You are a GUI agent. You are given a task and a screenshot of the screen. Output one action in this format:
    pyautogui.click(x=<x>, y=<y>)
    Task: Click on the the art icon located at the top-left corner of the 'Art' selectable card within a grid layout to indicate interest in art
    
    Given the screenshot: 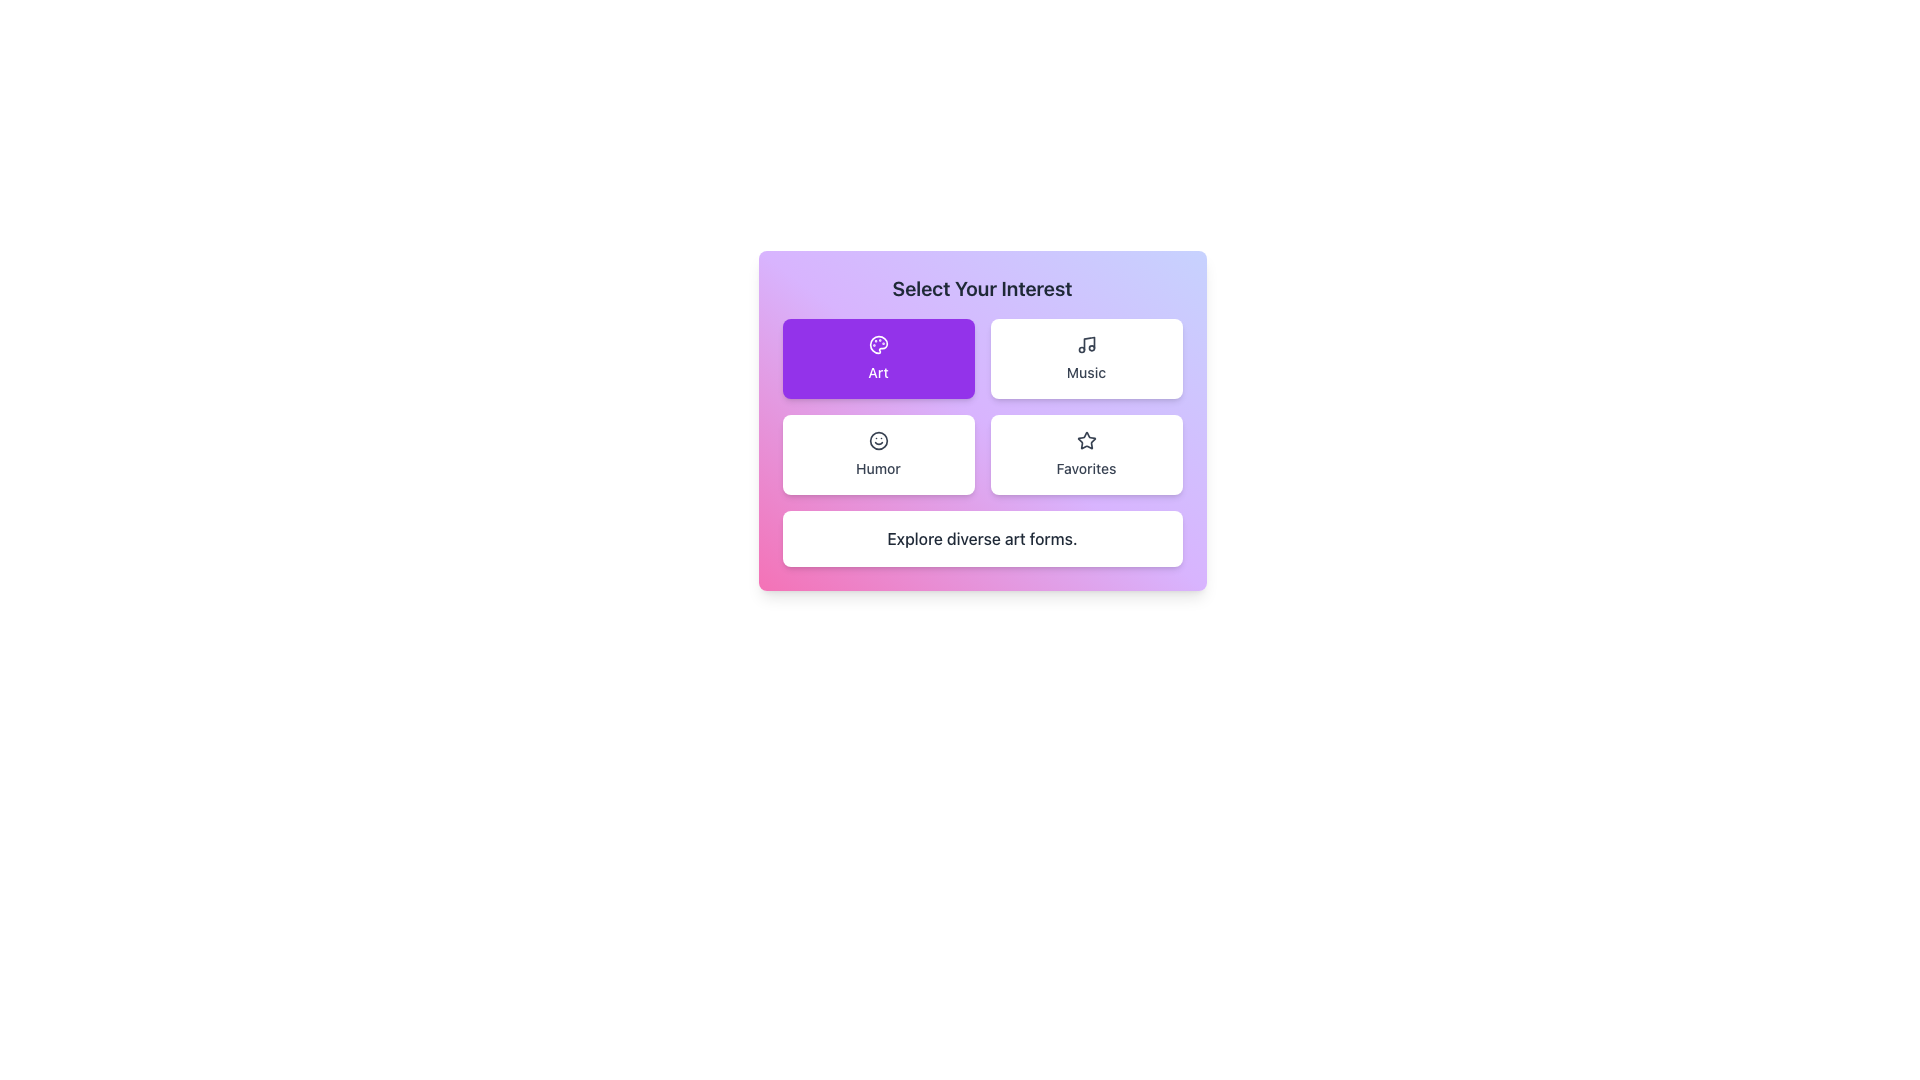 What is the action you would take?
    pyautogui.click(x=878, y=343)
    